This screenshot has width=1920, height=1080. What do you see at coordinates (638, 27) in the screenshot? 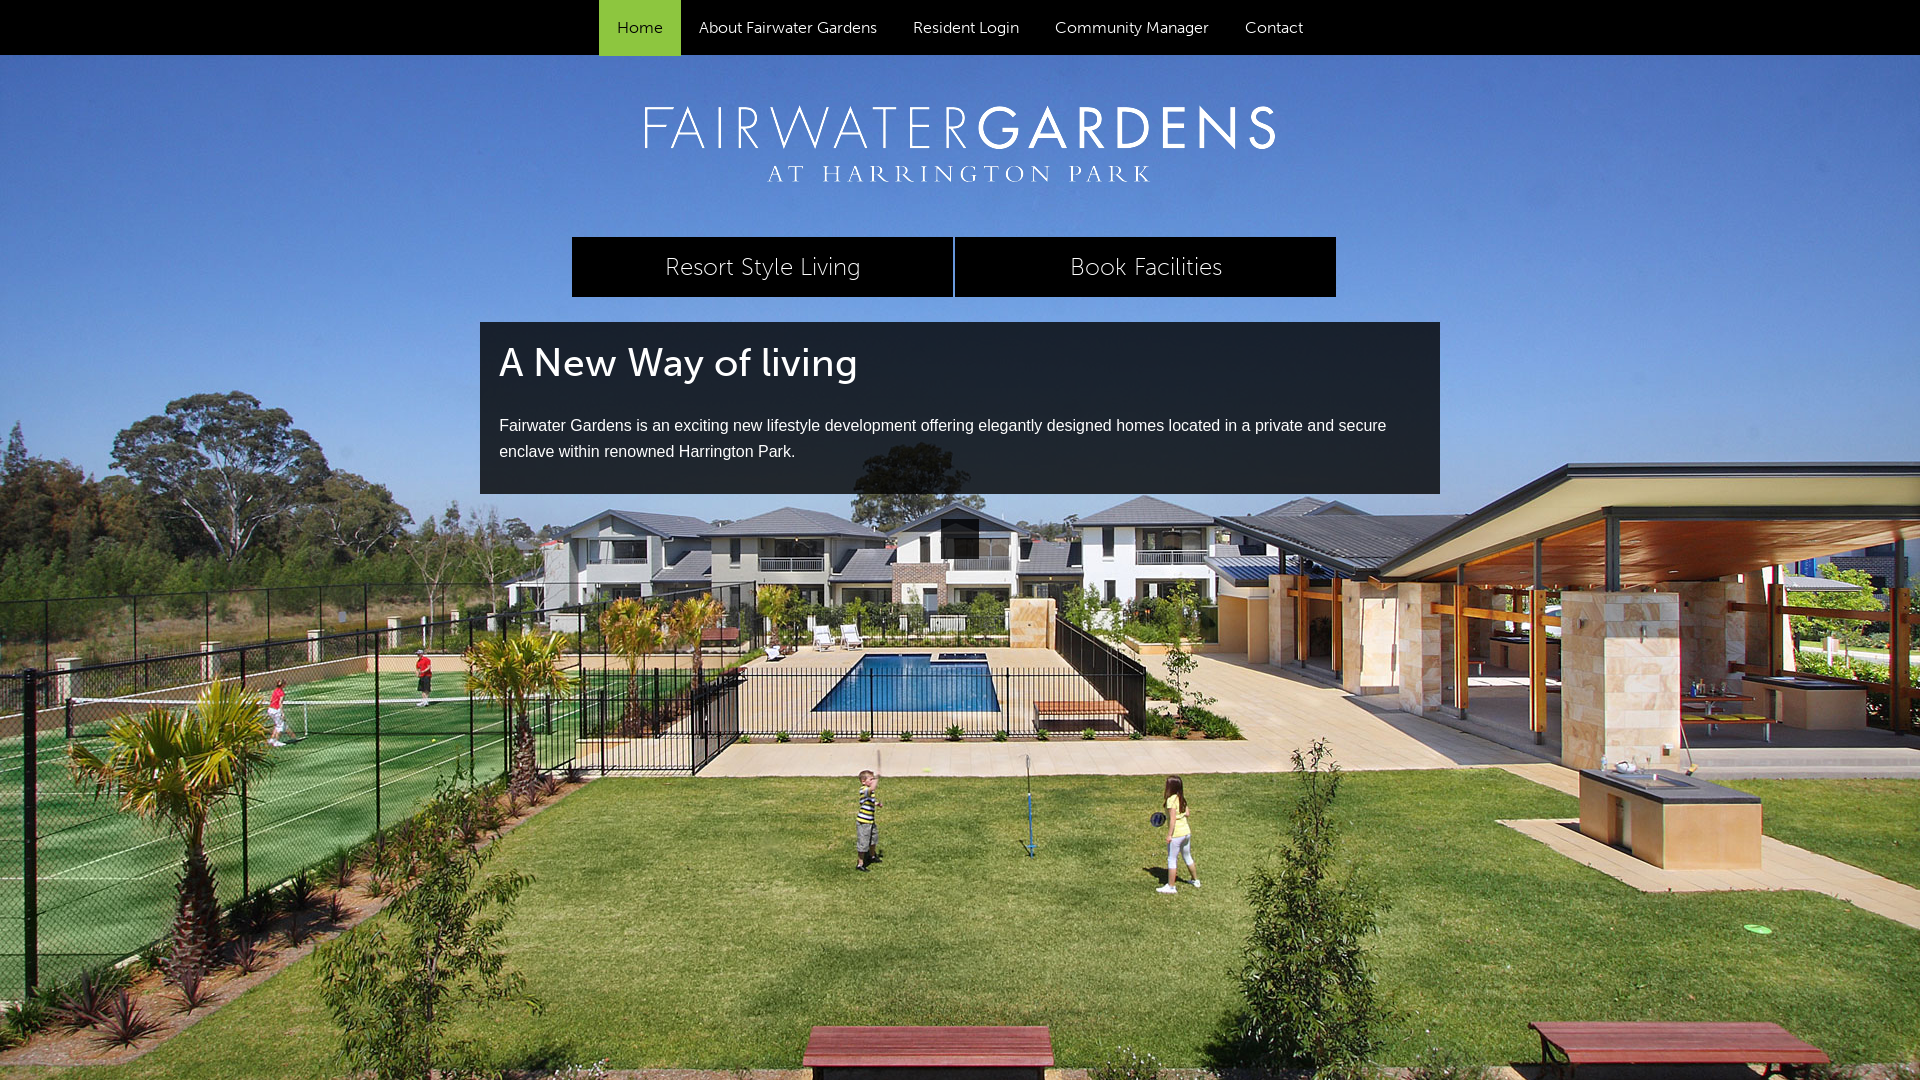
I see `'Home'` at bounding box center [638, 27].